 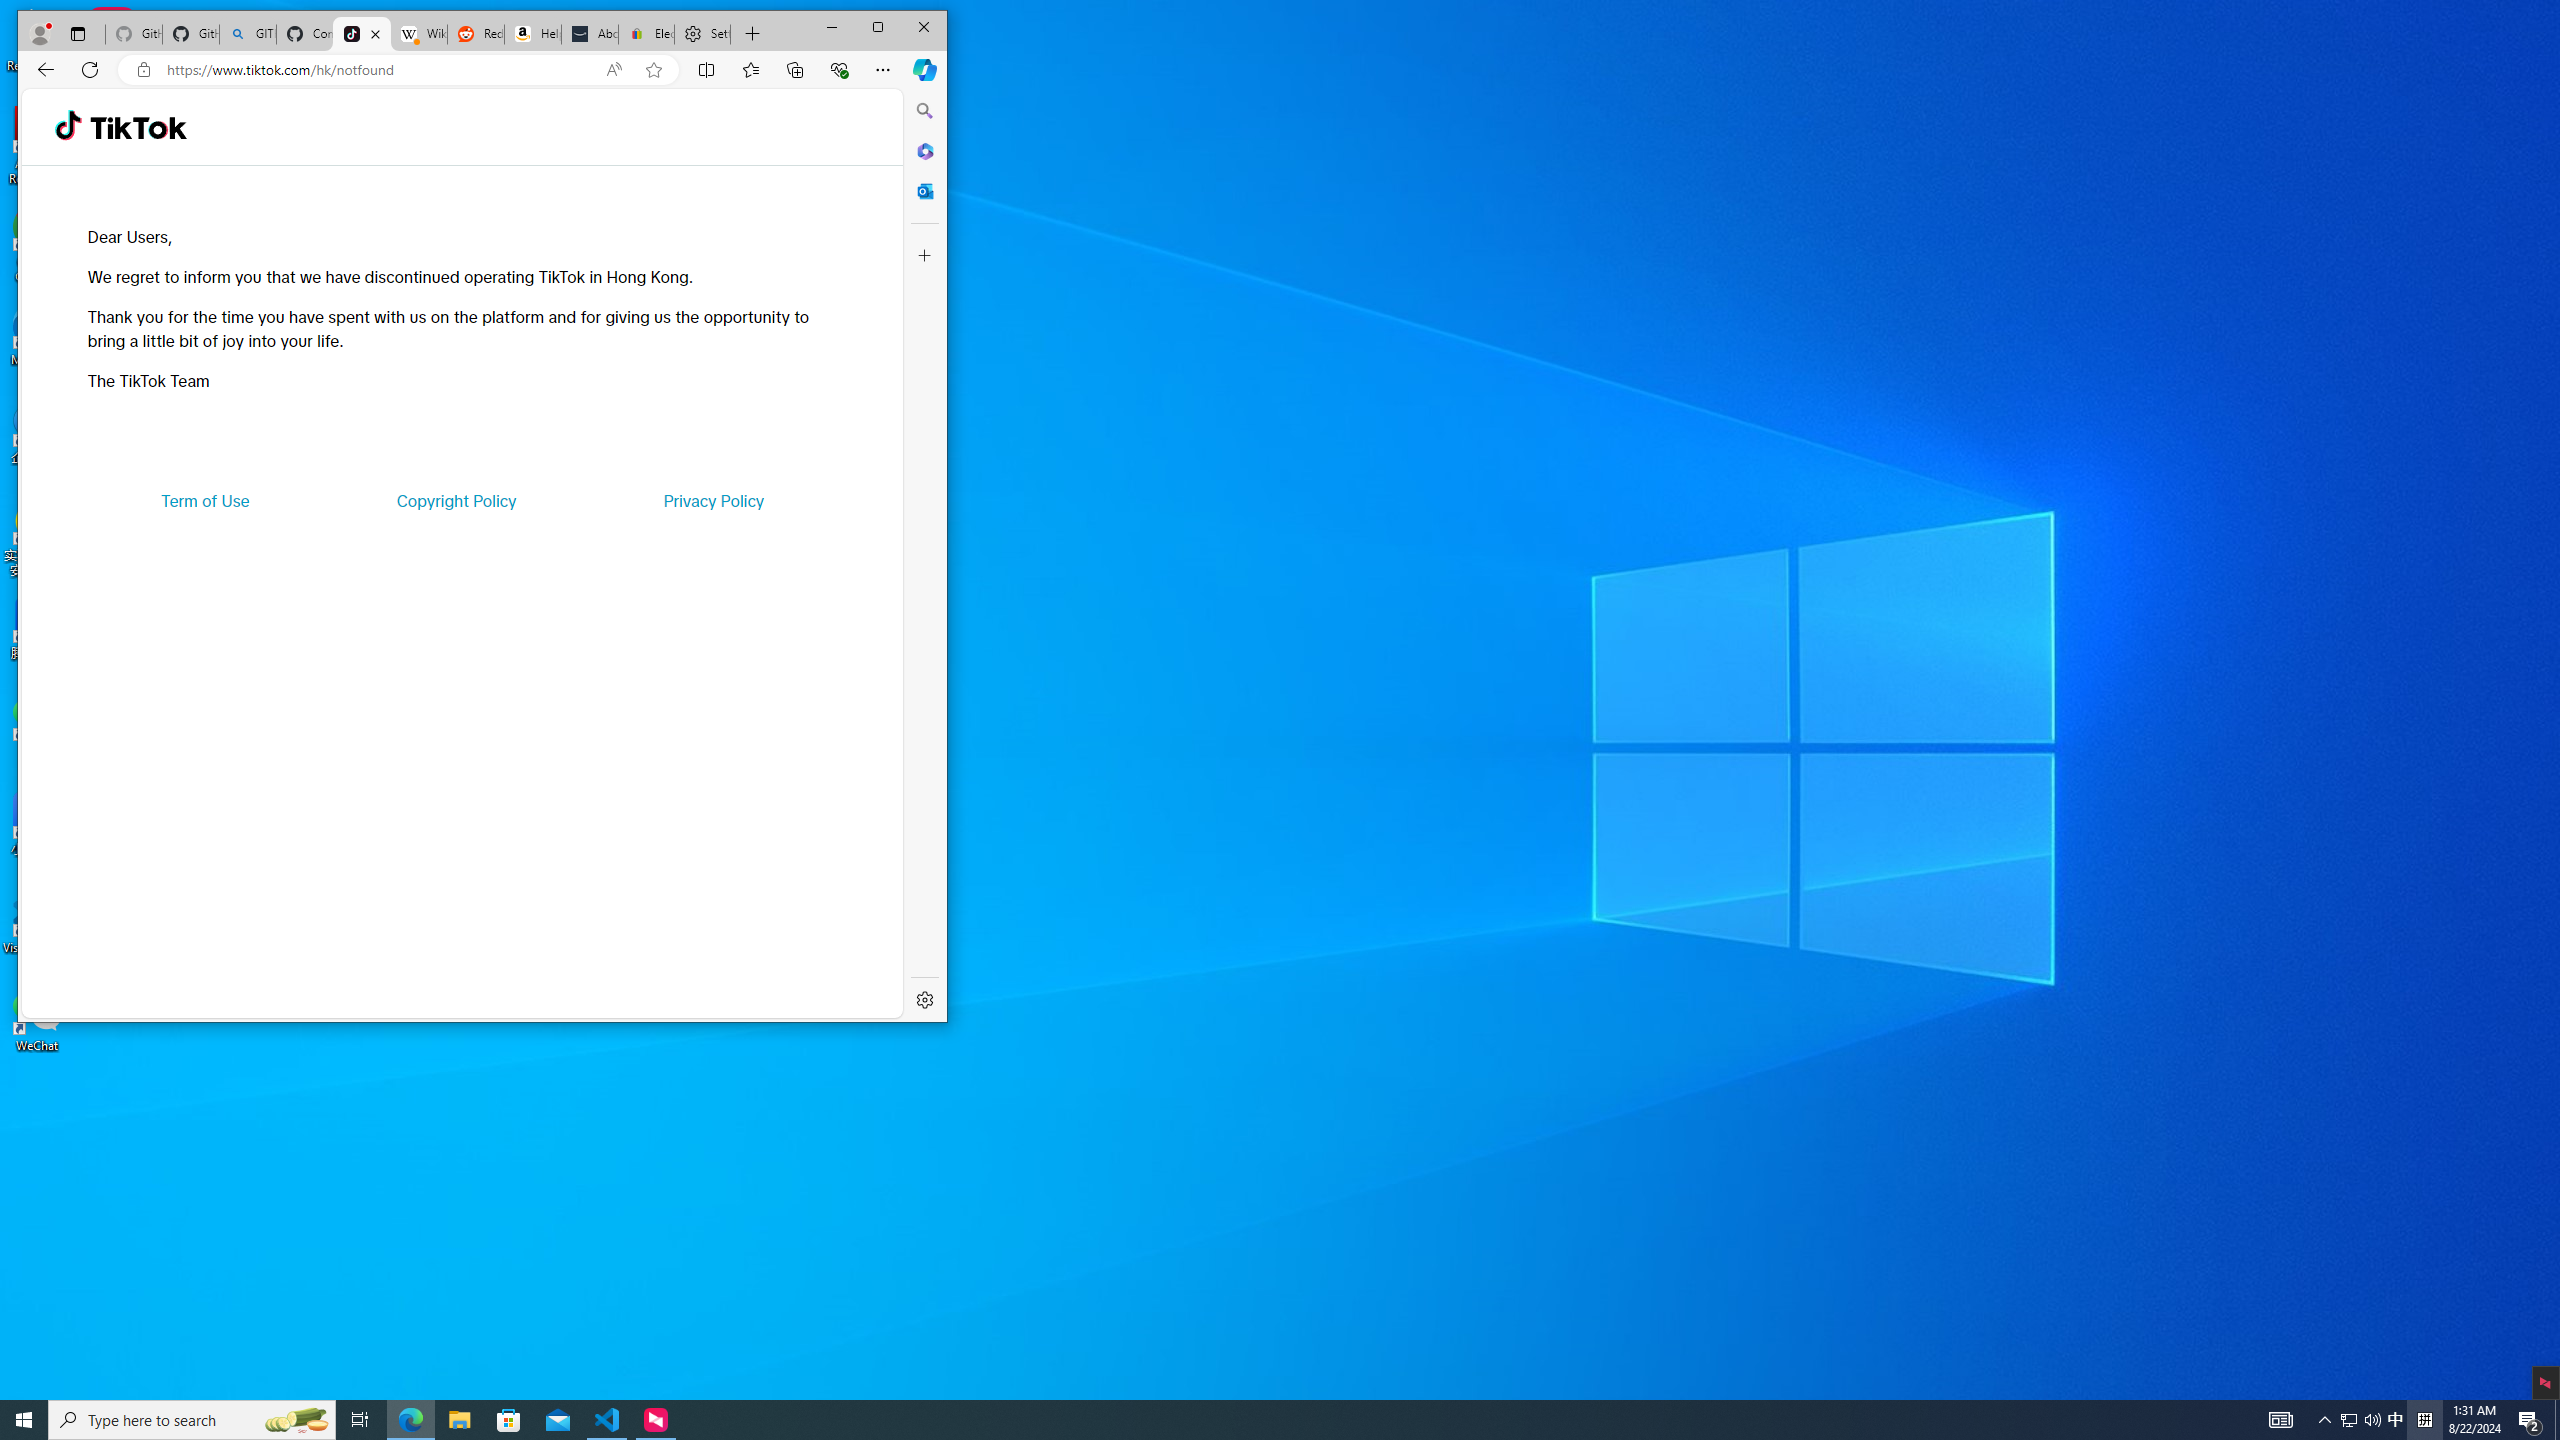 What do you see at coordinates (2372, 1418) in the screenshot?
I see `'Q2790: 100%'` at bounding box center [2372, 1418].